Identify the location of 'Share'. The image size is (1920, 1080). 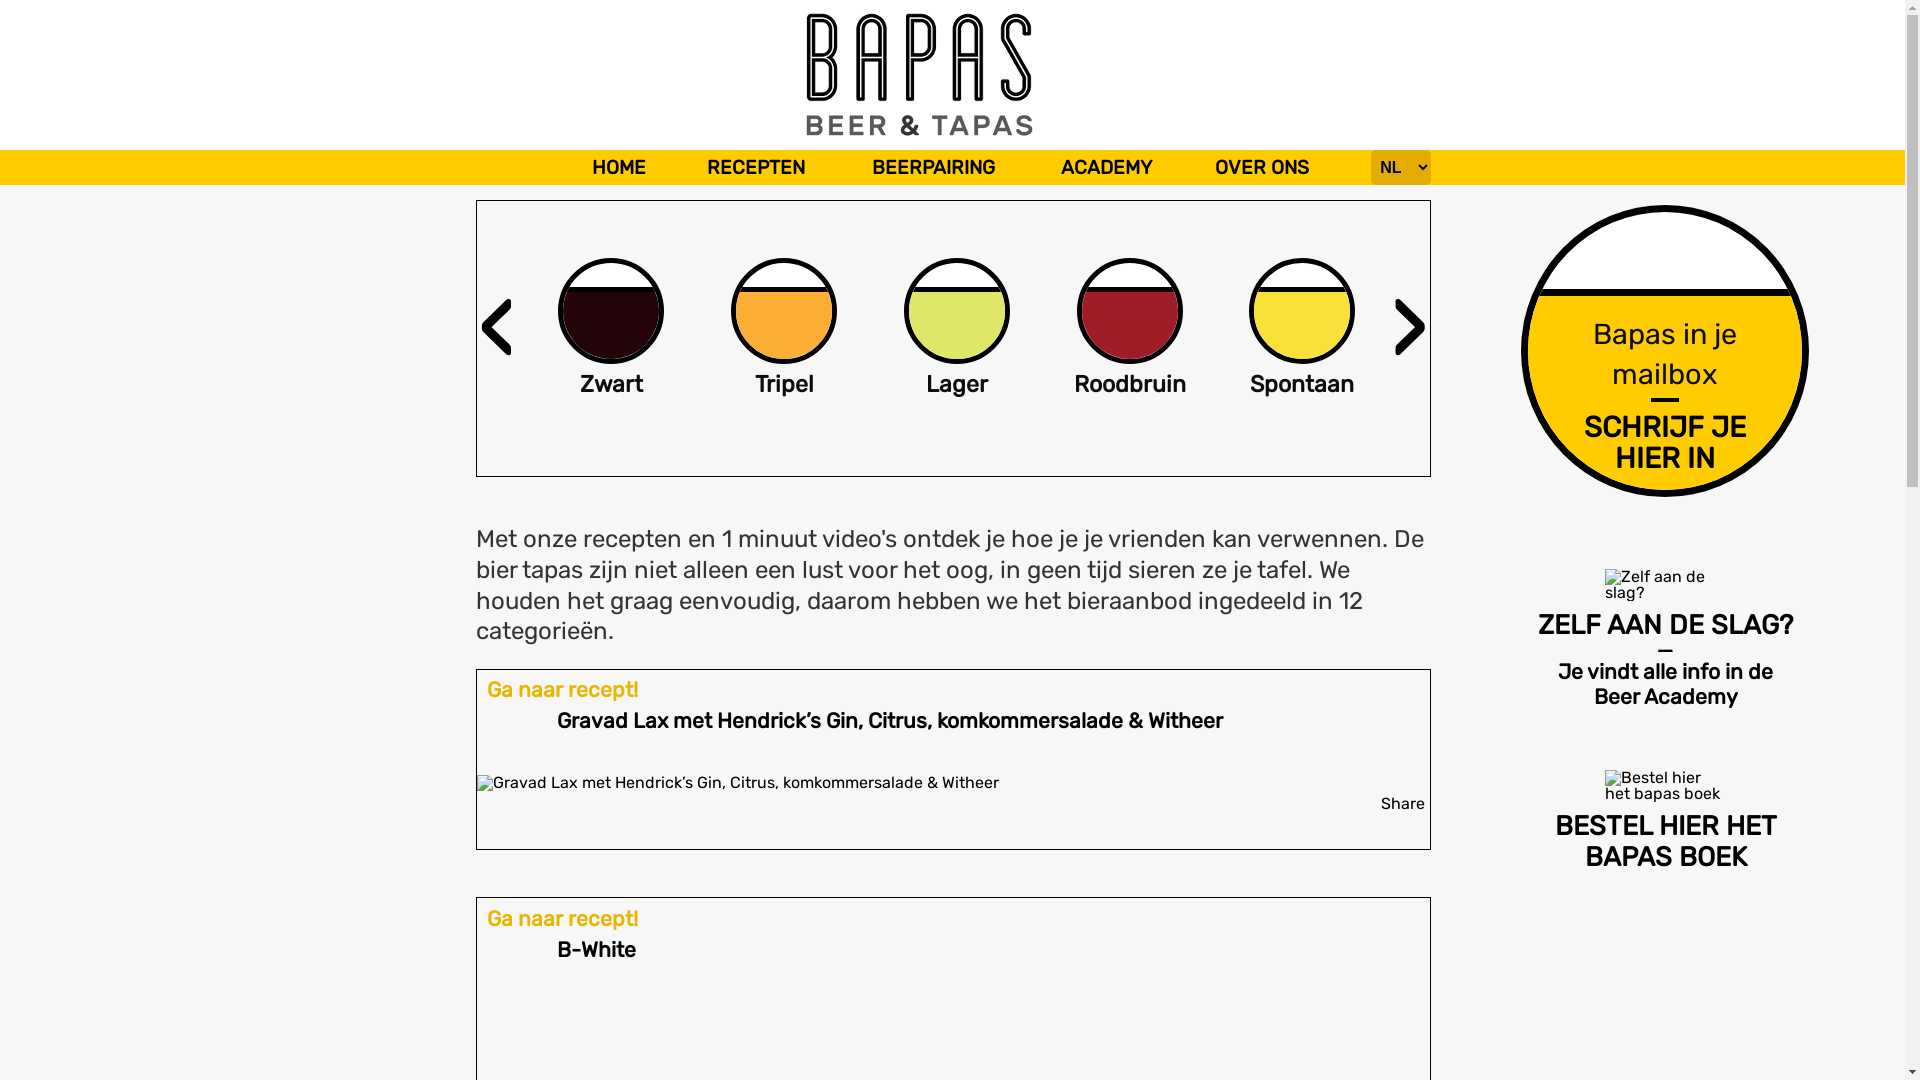
(1401, 802).